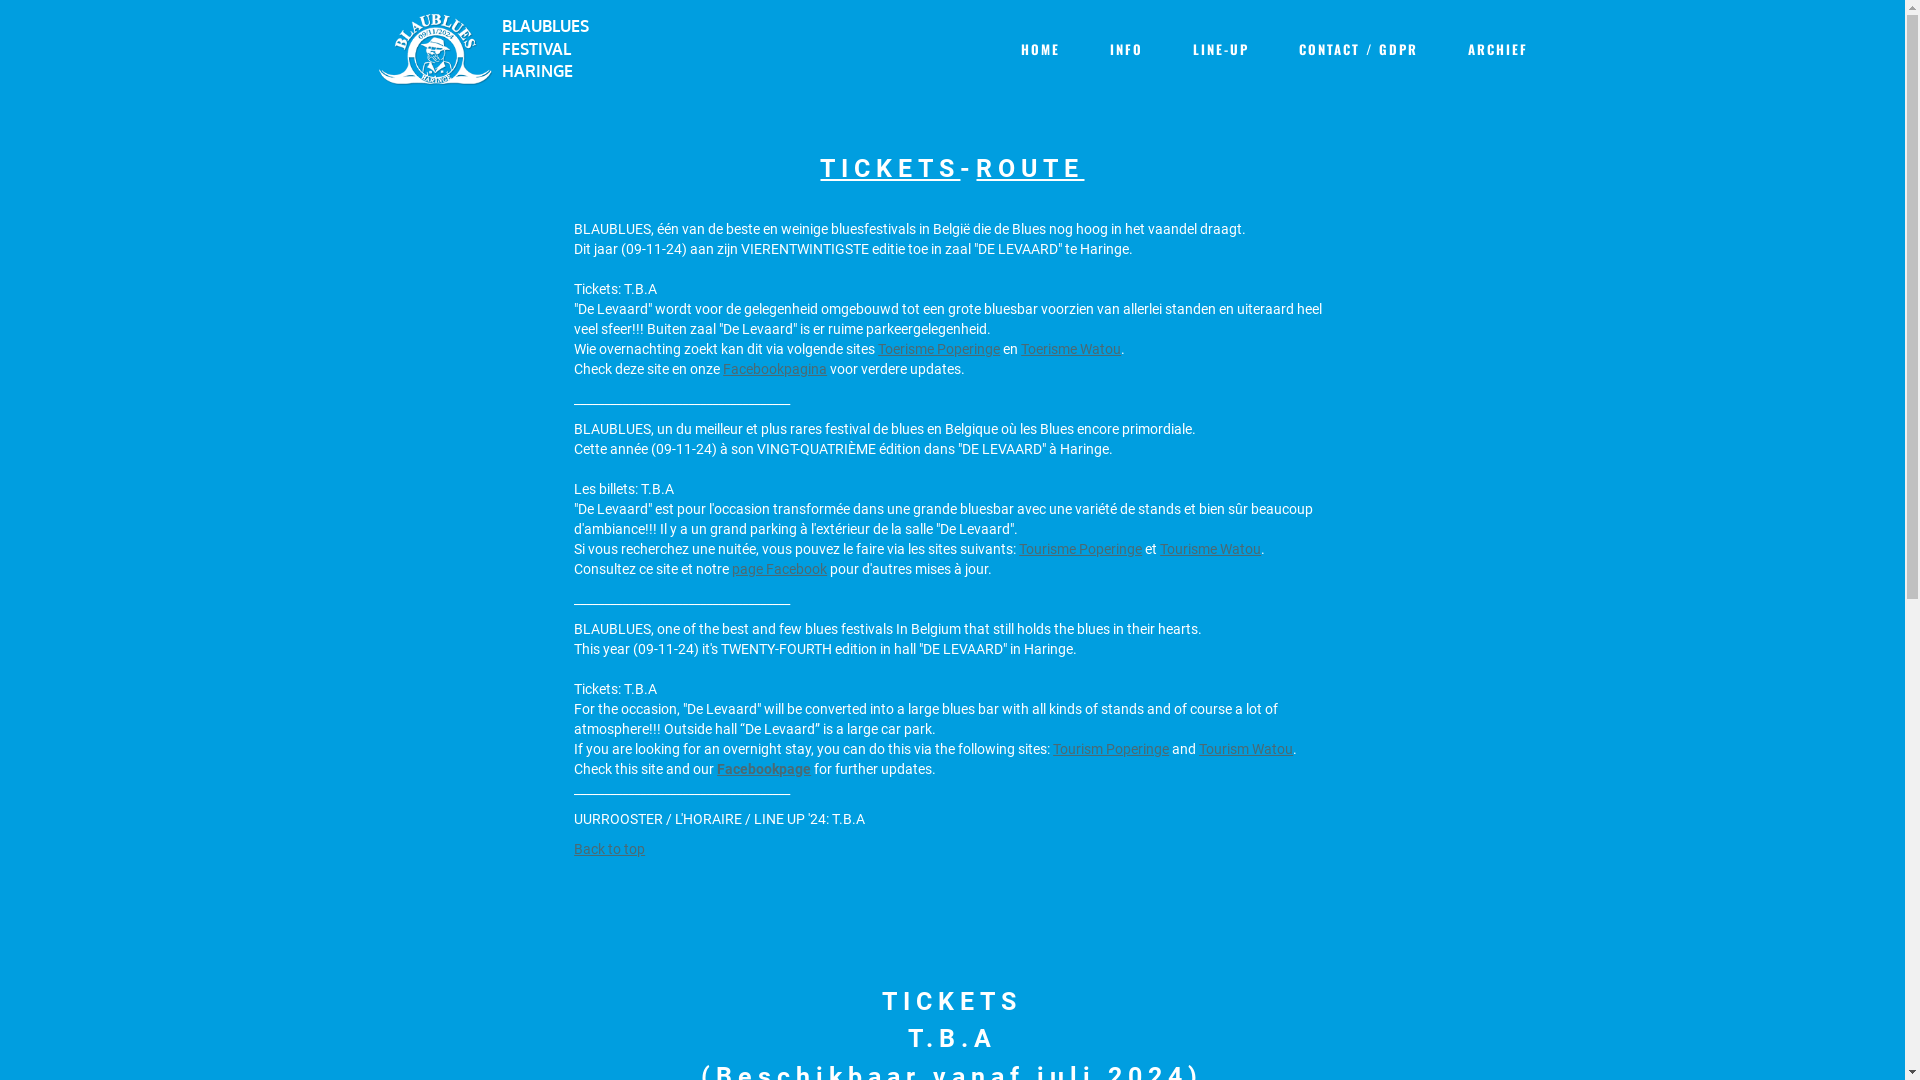  I want to click on 'Facebookpage', so click(762, 766).